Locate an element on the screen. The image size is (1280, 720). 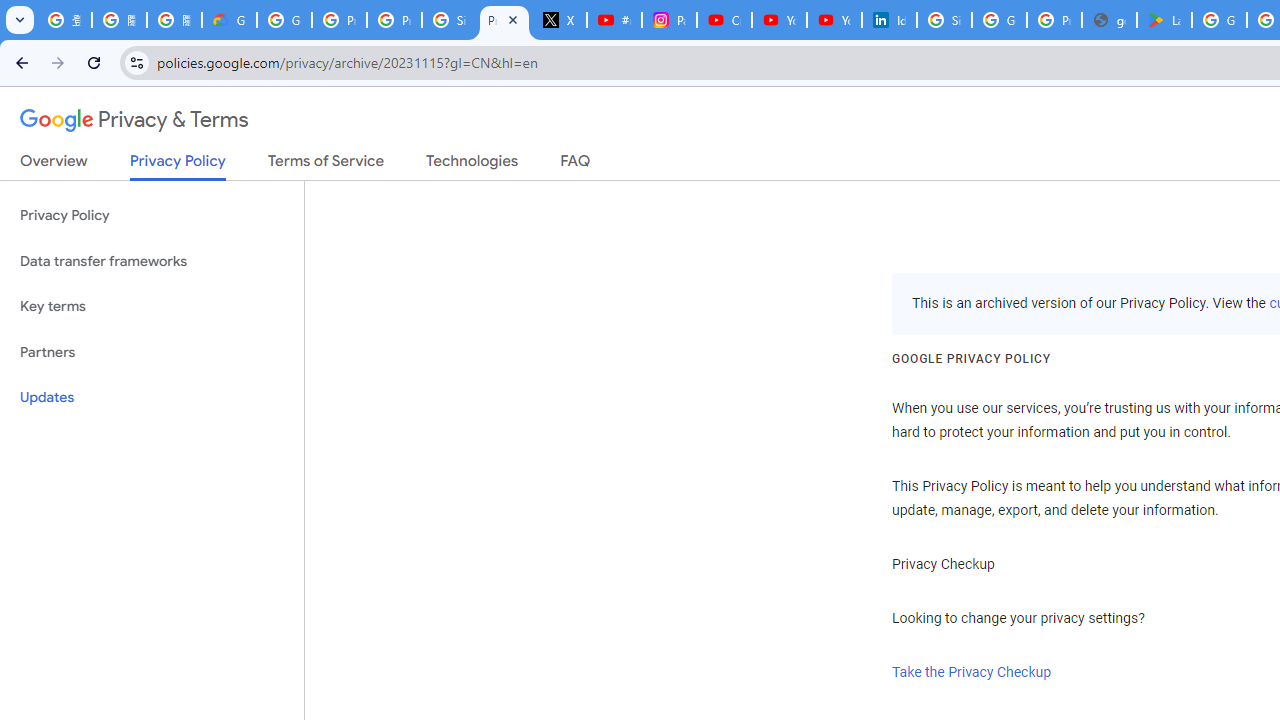
'google_privacy_policy_en.pdf' is located at coordinates (1108, 20).